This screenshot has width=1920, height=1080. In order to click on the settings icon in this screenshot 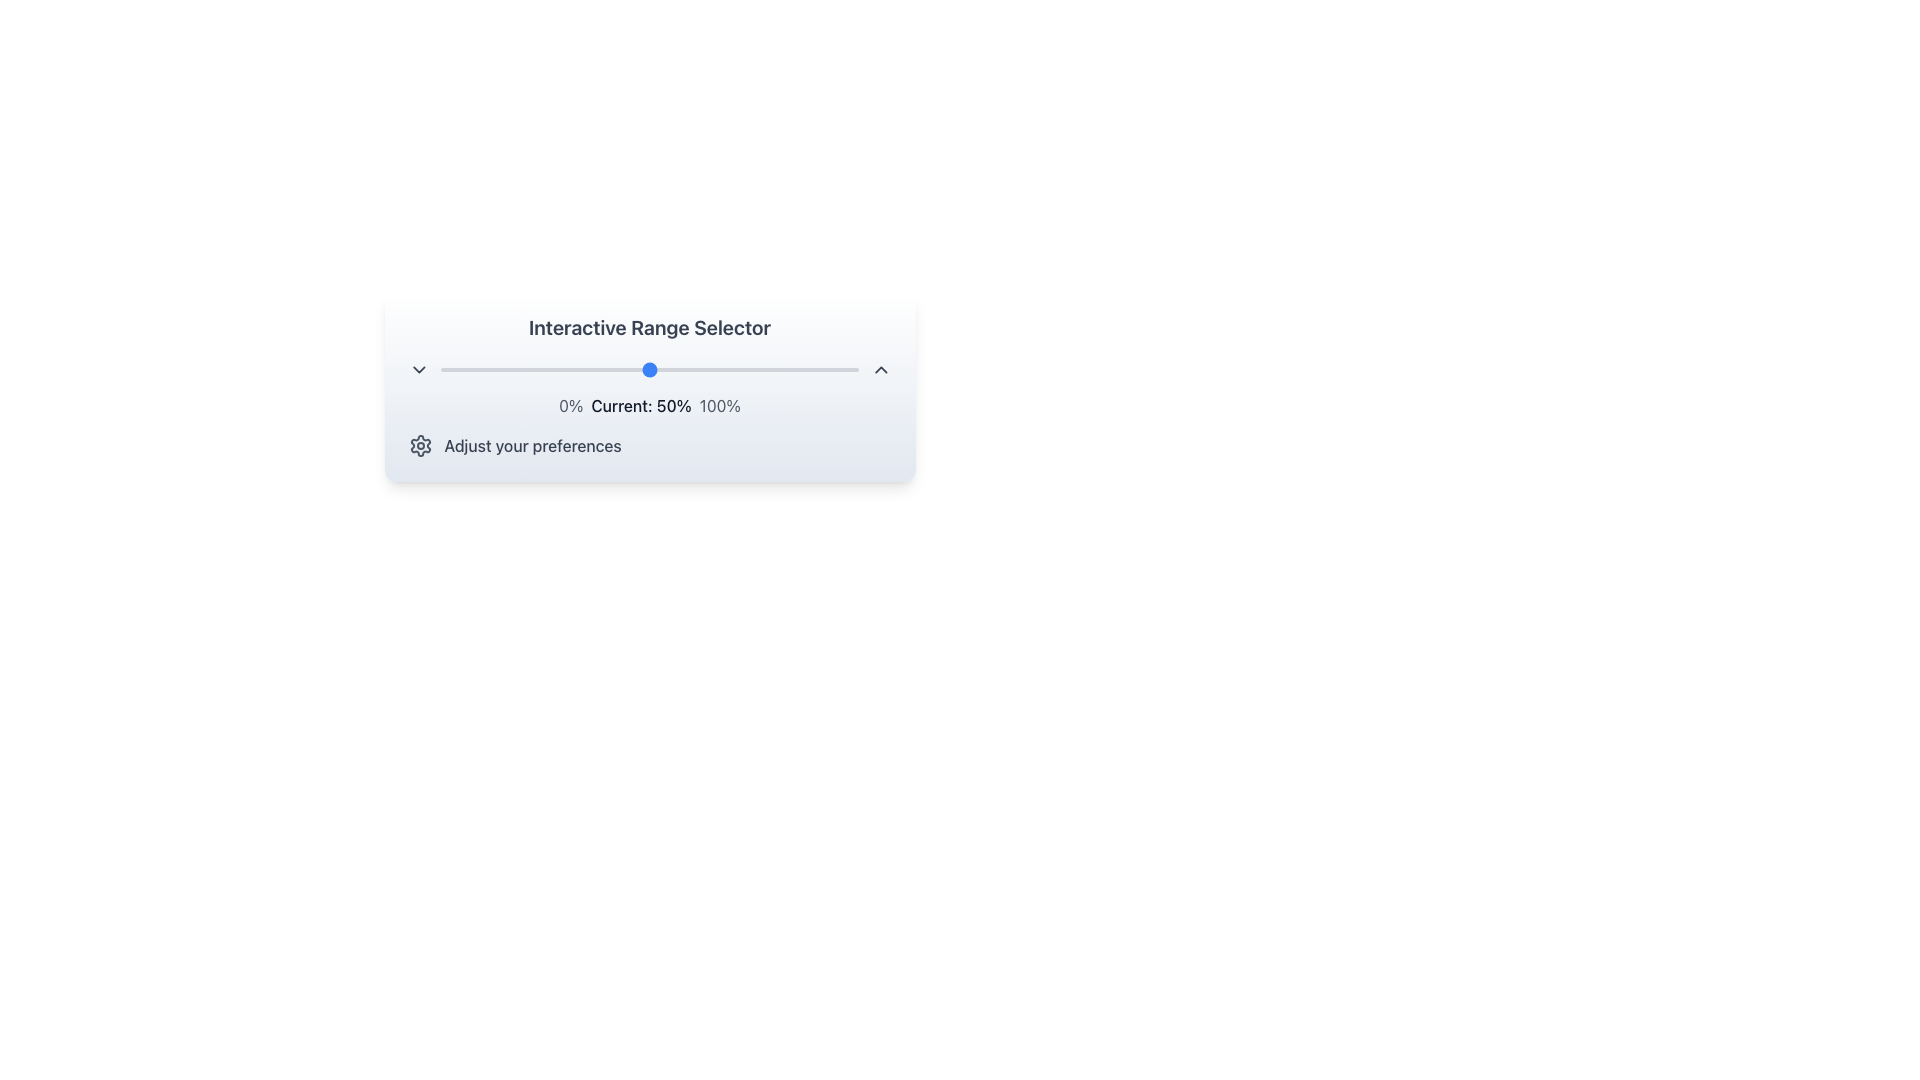, I will do `click(419, 445)`.